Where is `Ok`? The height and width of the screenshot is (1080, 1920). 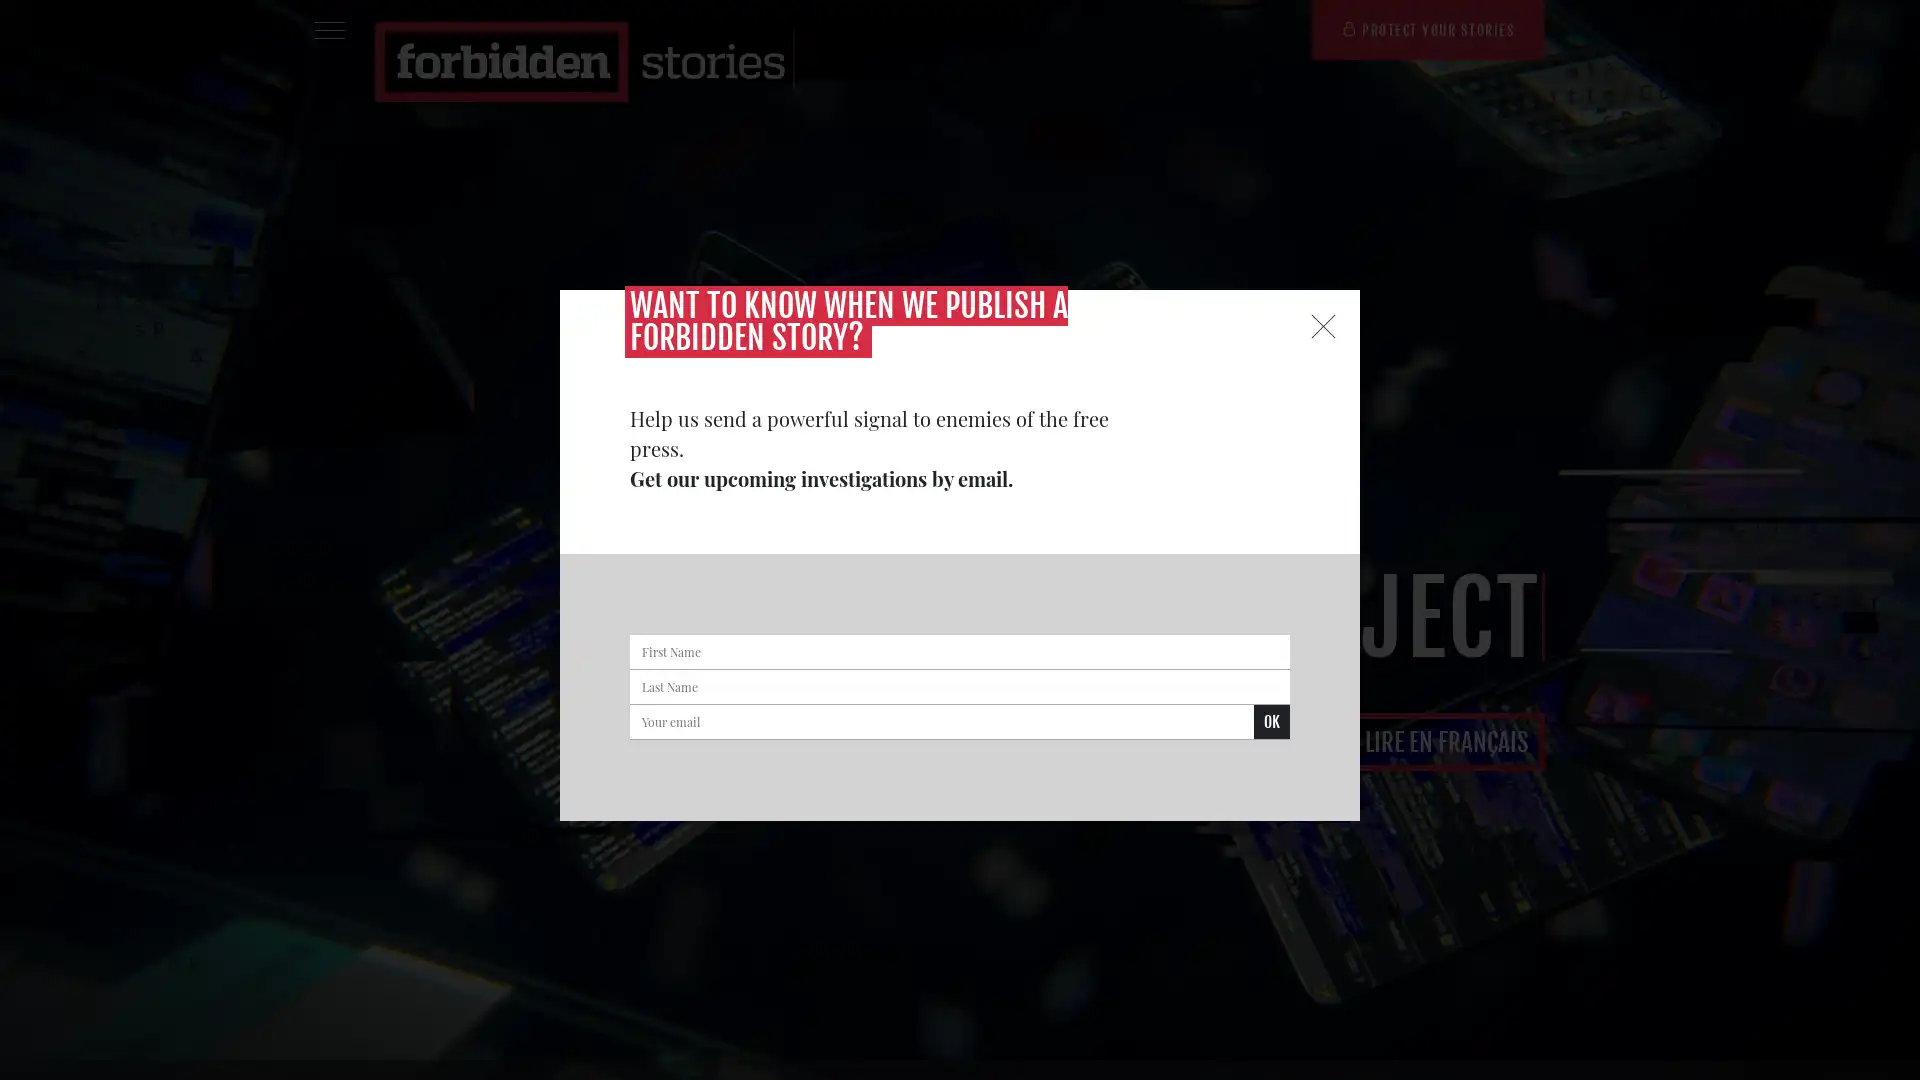
Ok is located at coordinates (393, 221).